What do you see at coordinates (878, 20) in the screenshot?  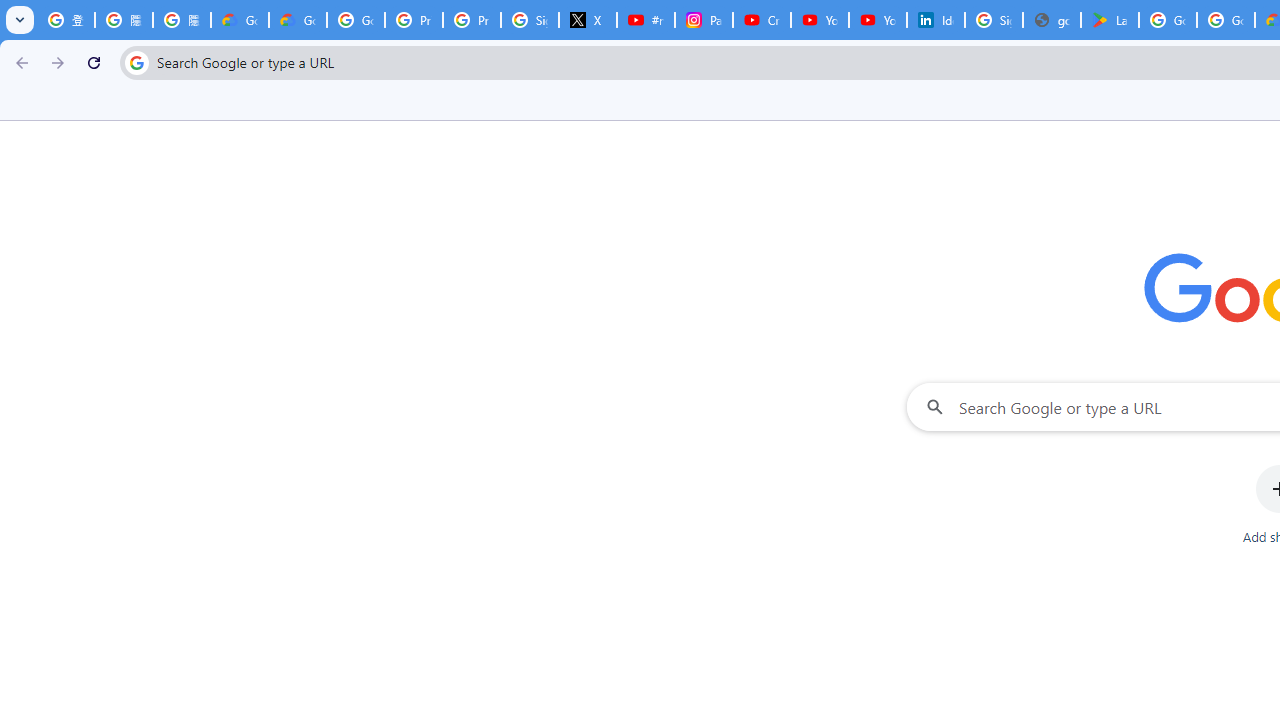 I see `'YouTube Culture & Trends - YouTube Top 10, 2021'` at bounding box center [878, 20].